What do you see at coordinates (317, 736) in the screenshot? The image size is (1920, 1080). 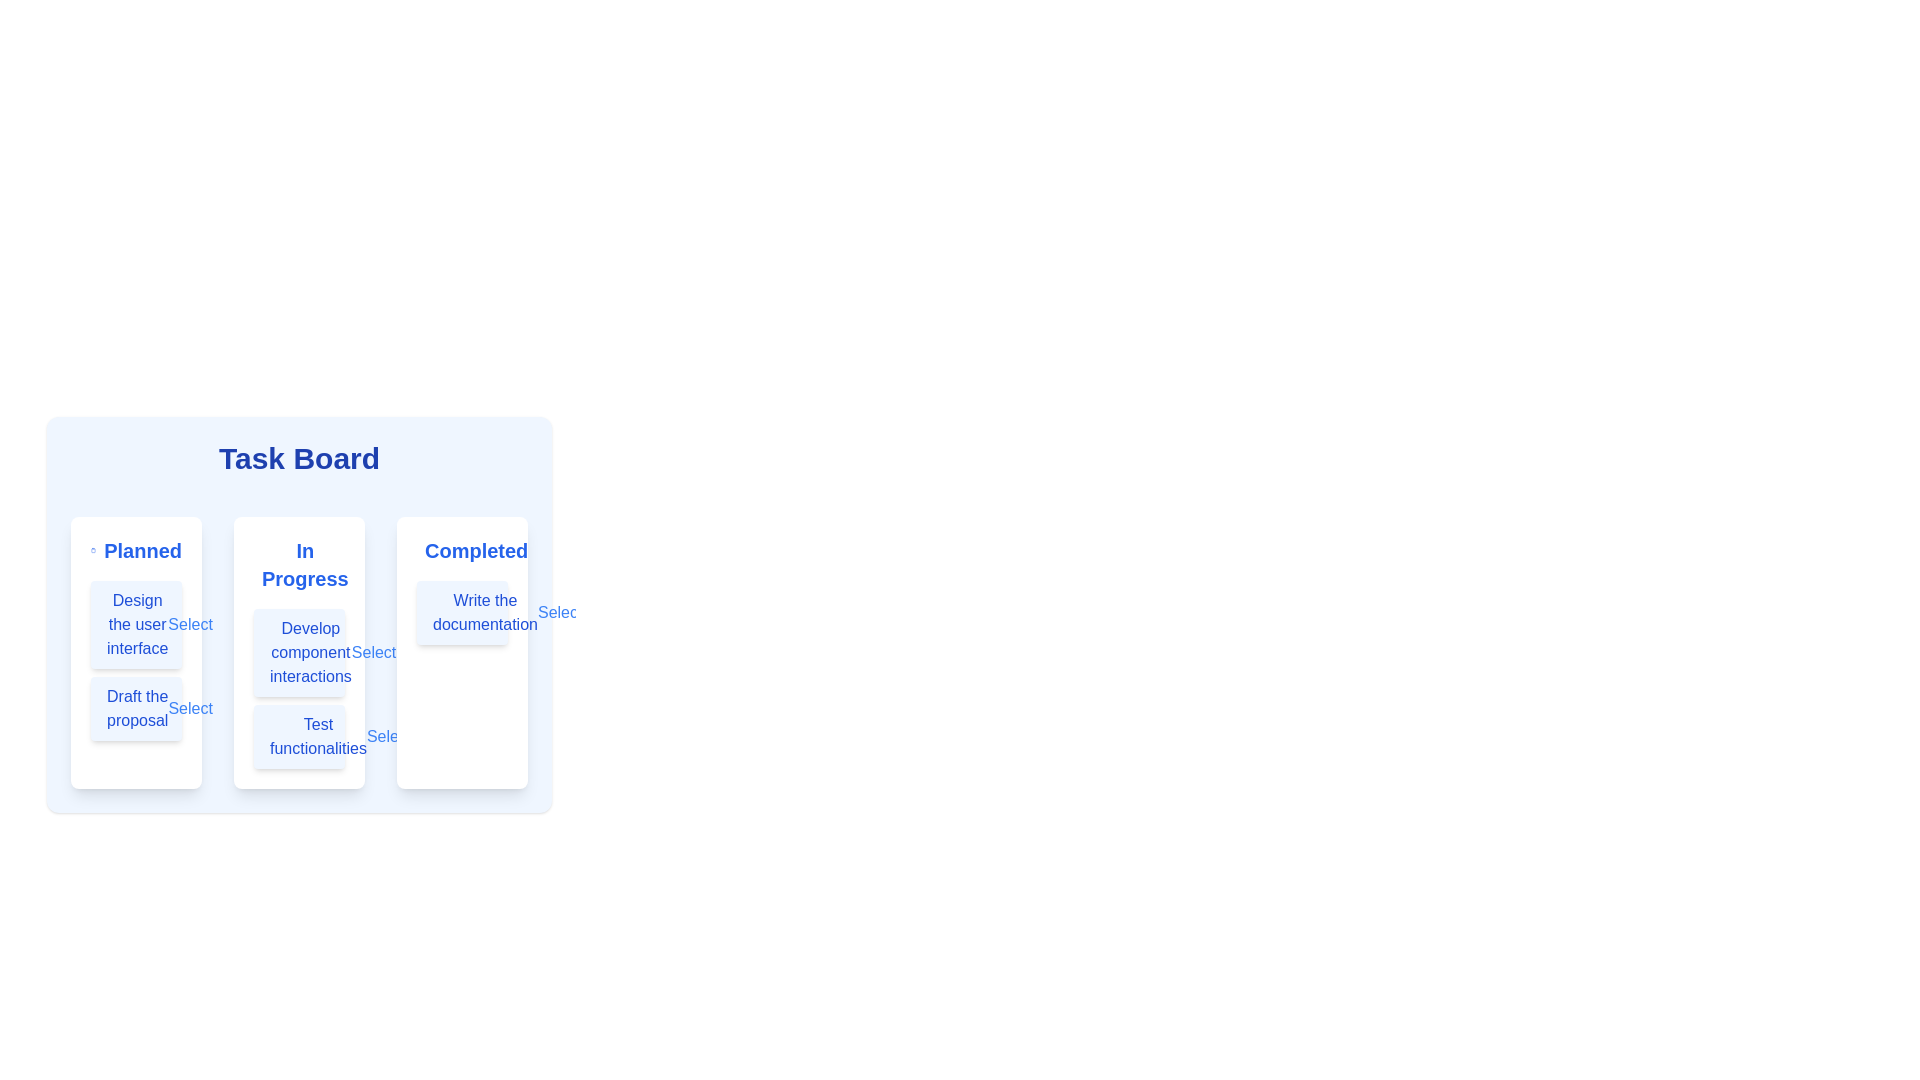 I see `text label displaying 'Test functionalities' located under the 'In Progress' column, positioned relative to the 'Select' text` at bounding box center [317, 736].